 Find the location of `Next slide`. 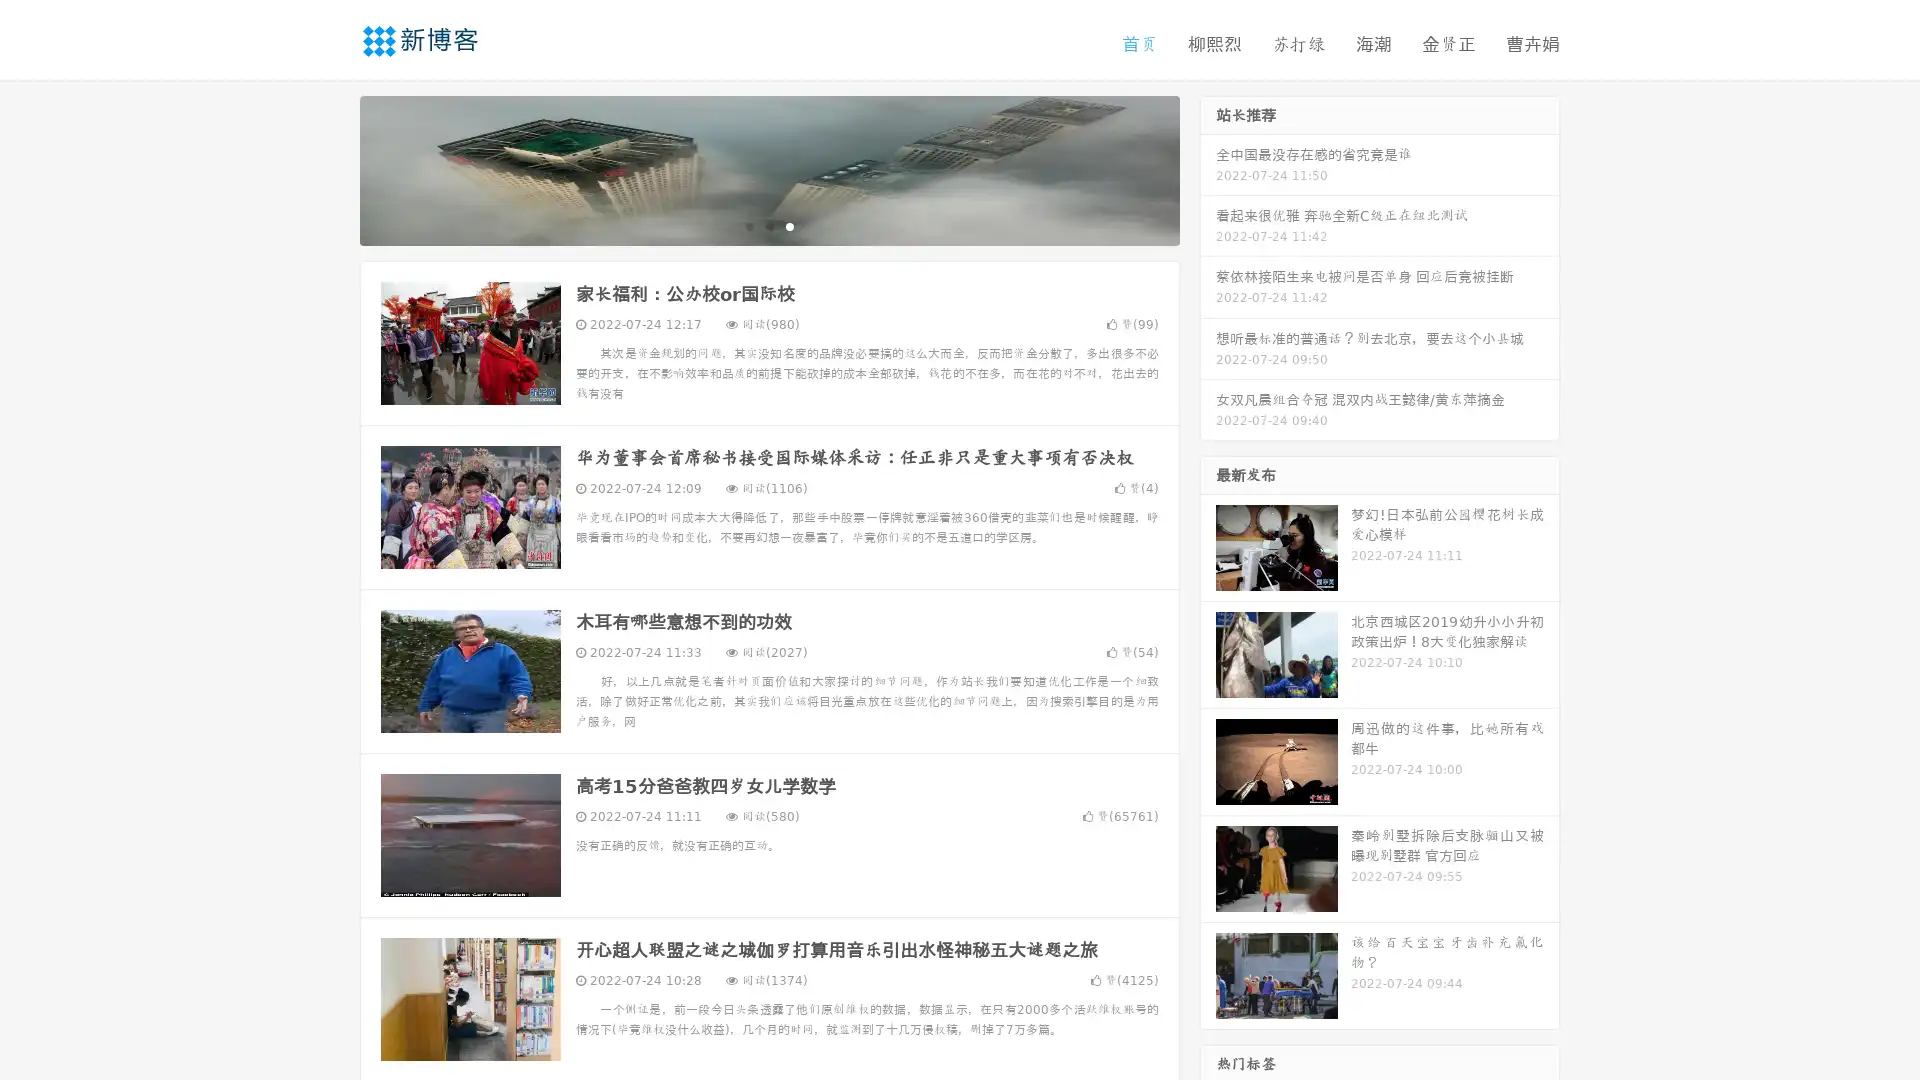

Next slide is located at coordinates (1208, 168).